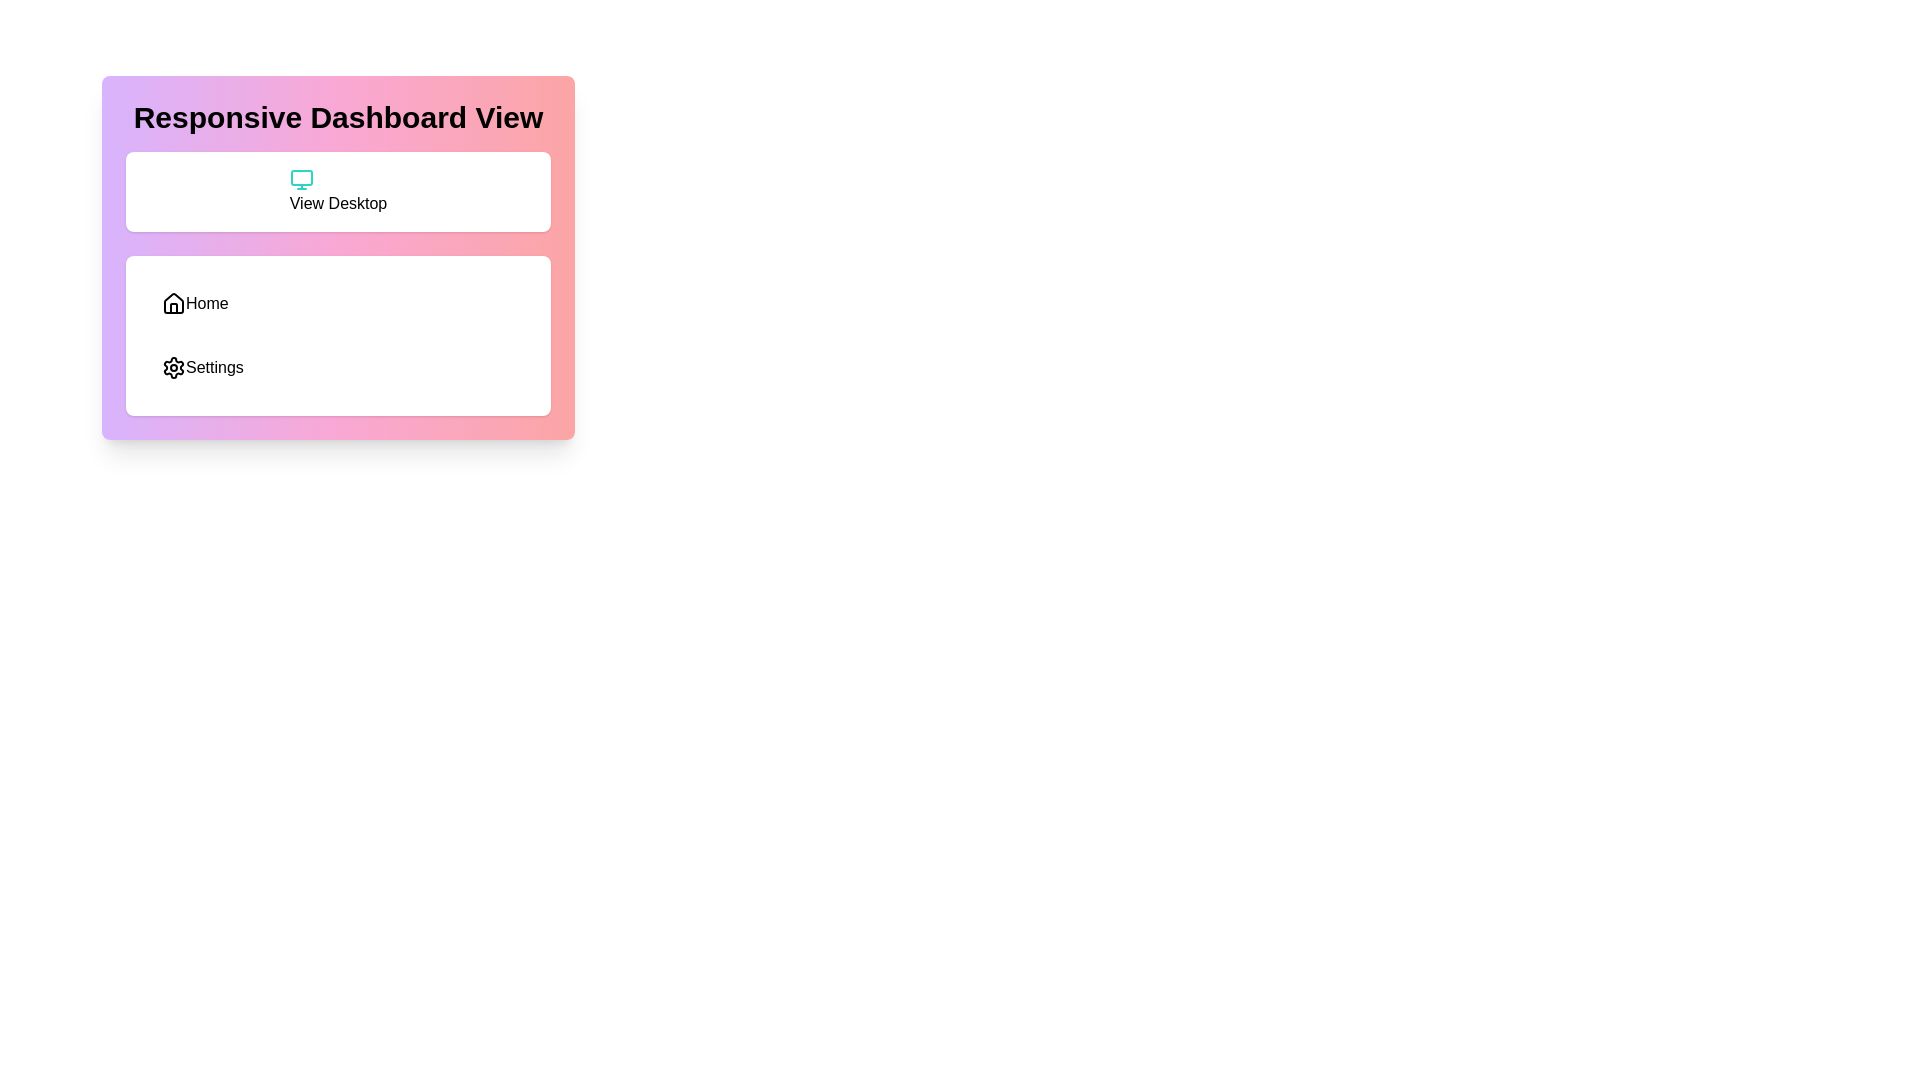 This screenshot has width=1920, height=1080. What do you see at coordinates (173, 308) in the screenshot?
I see `the 'Home' icon sub-part that visually indicates the 'Home' function, located to the left of the 'Home' label in the second section of the dashboard interface` at bounding box center [173, 308].